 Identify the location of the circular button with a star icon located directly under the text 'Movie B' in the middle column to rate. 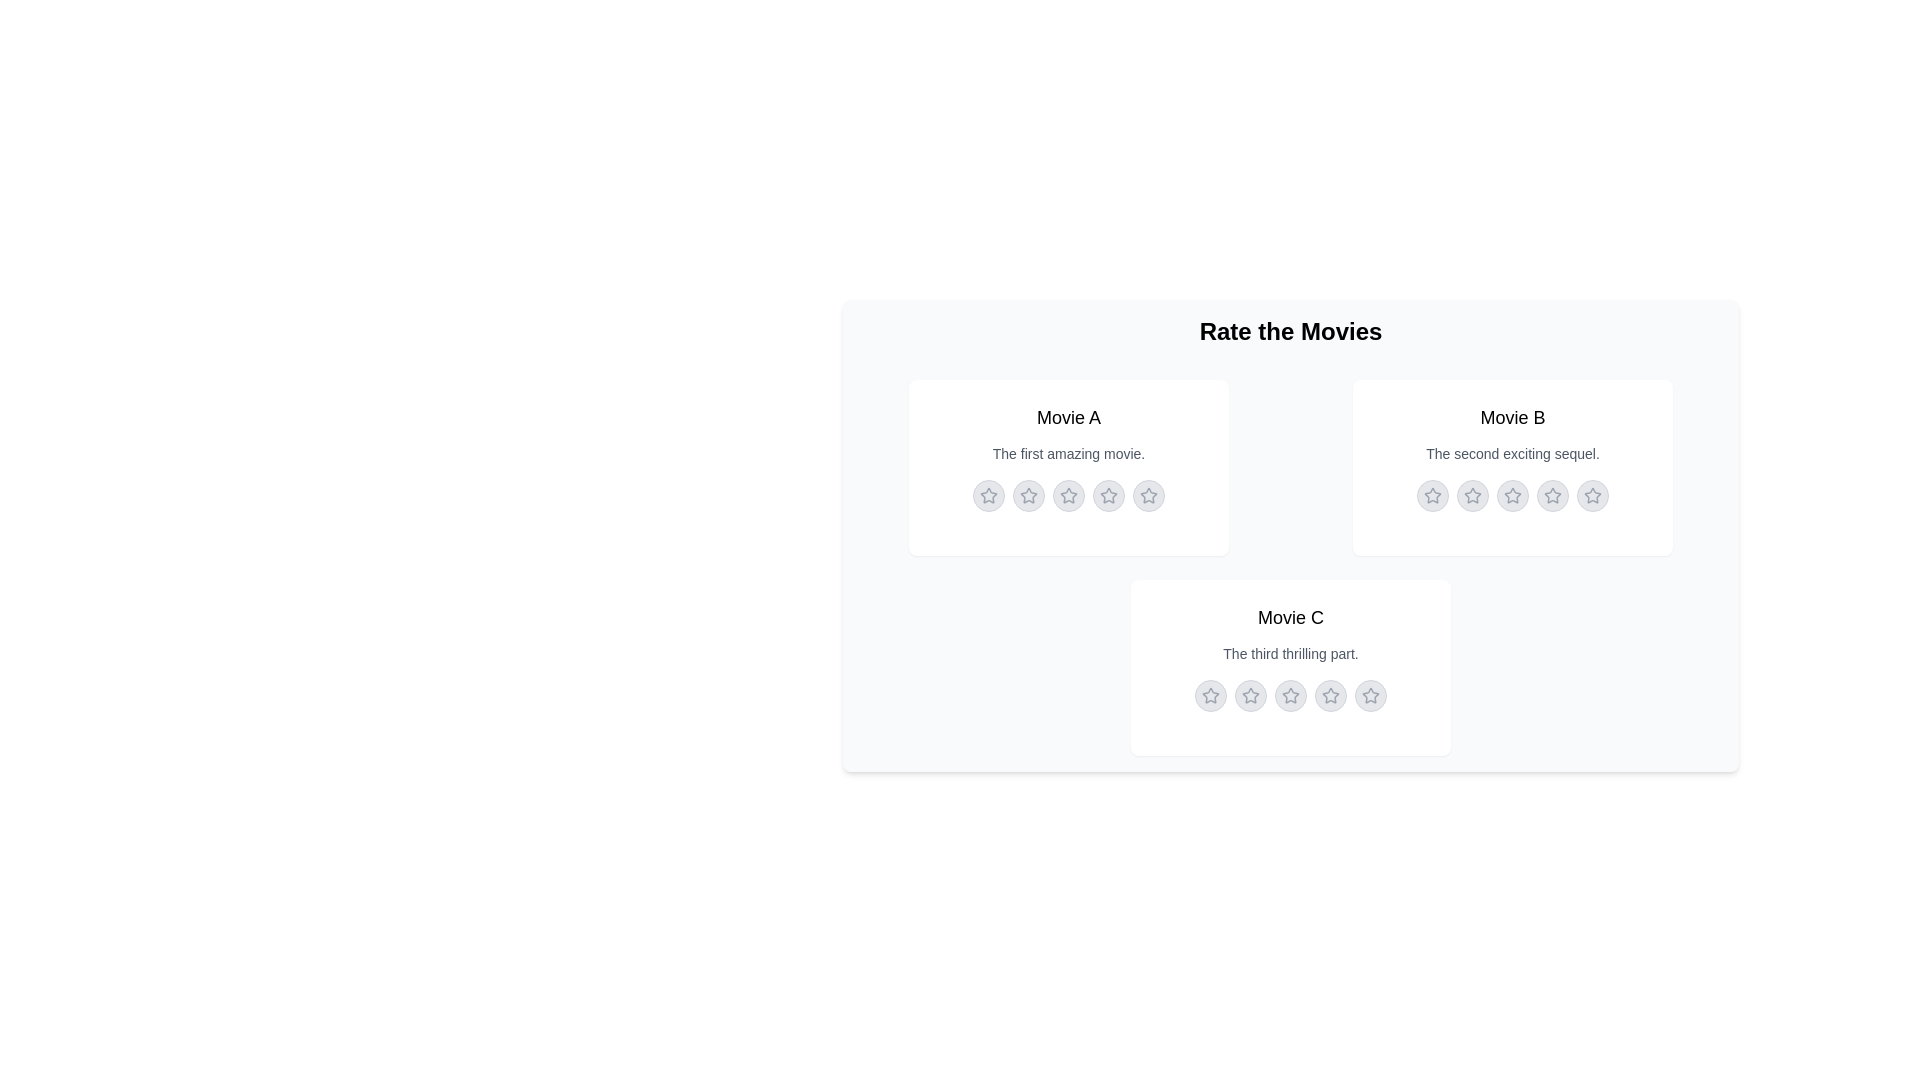
(1432, 495).